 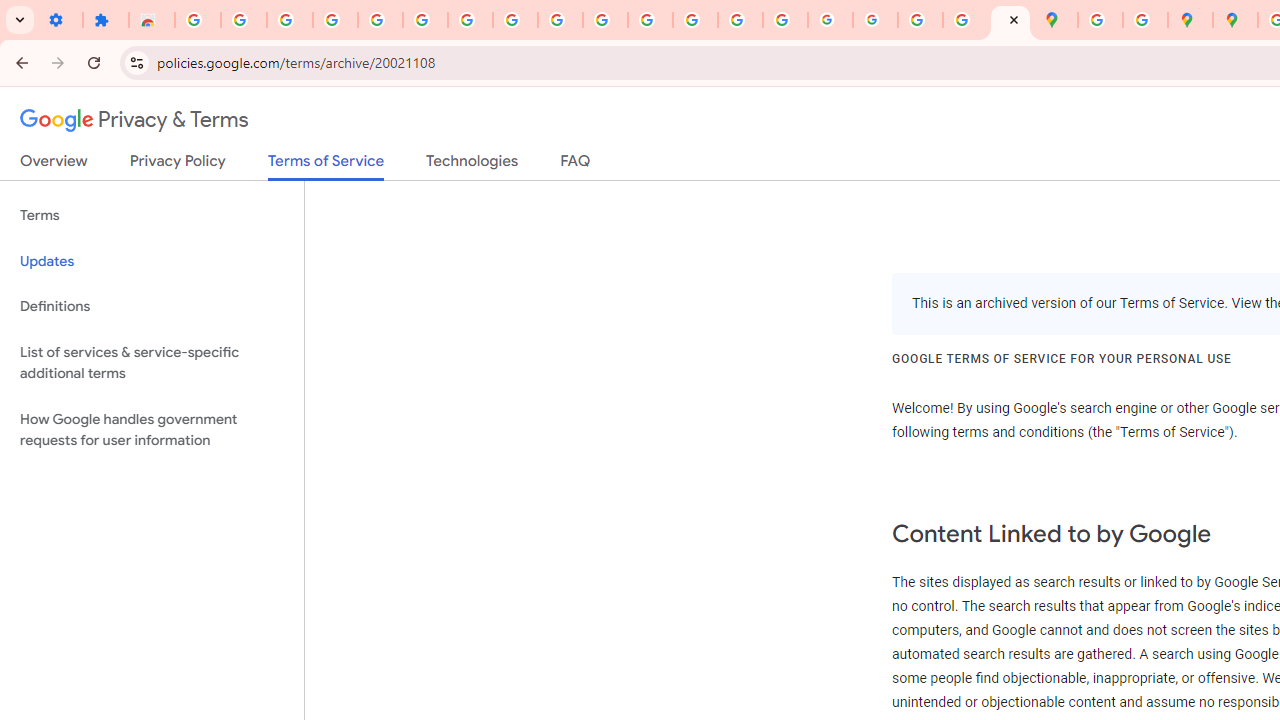 I want to click on 'Google Maps', so click(x=1054, y=20).